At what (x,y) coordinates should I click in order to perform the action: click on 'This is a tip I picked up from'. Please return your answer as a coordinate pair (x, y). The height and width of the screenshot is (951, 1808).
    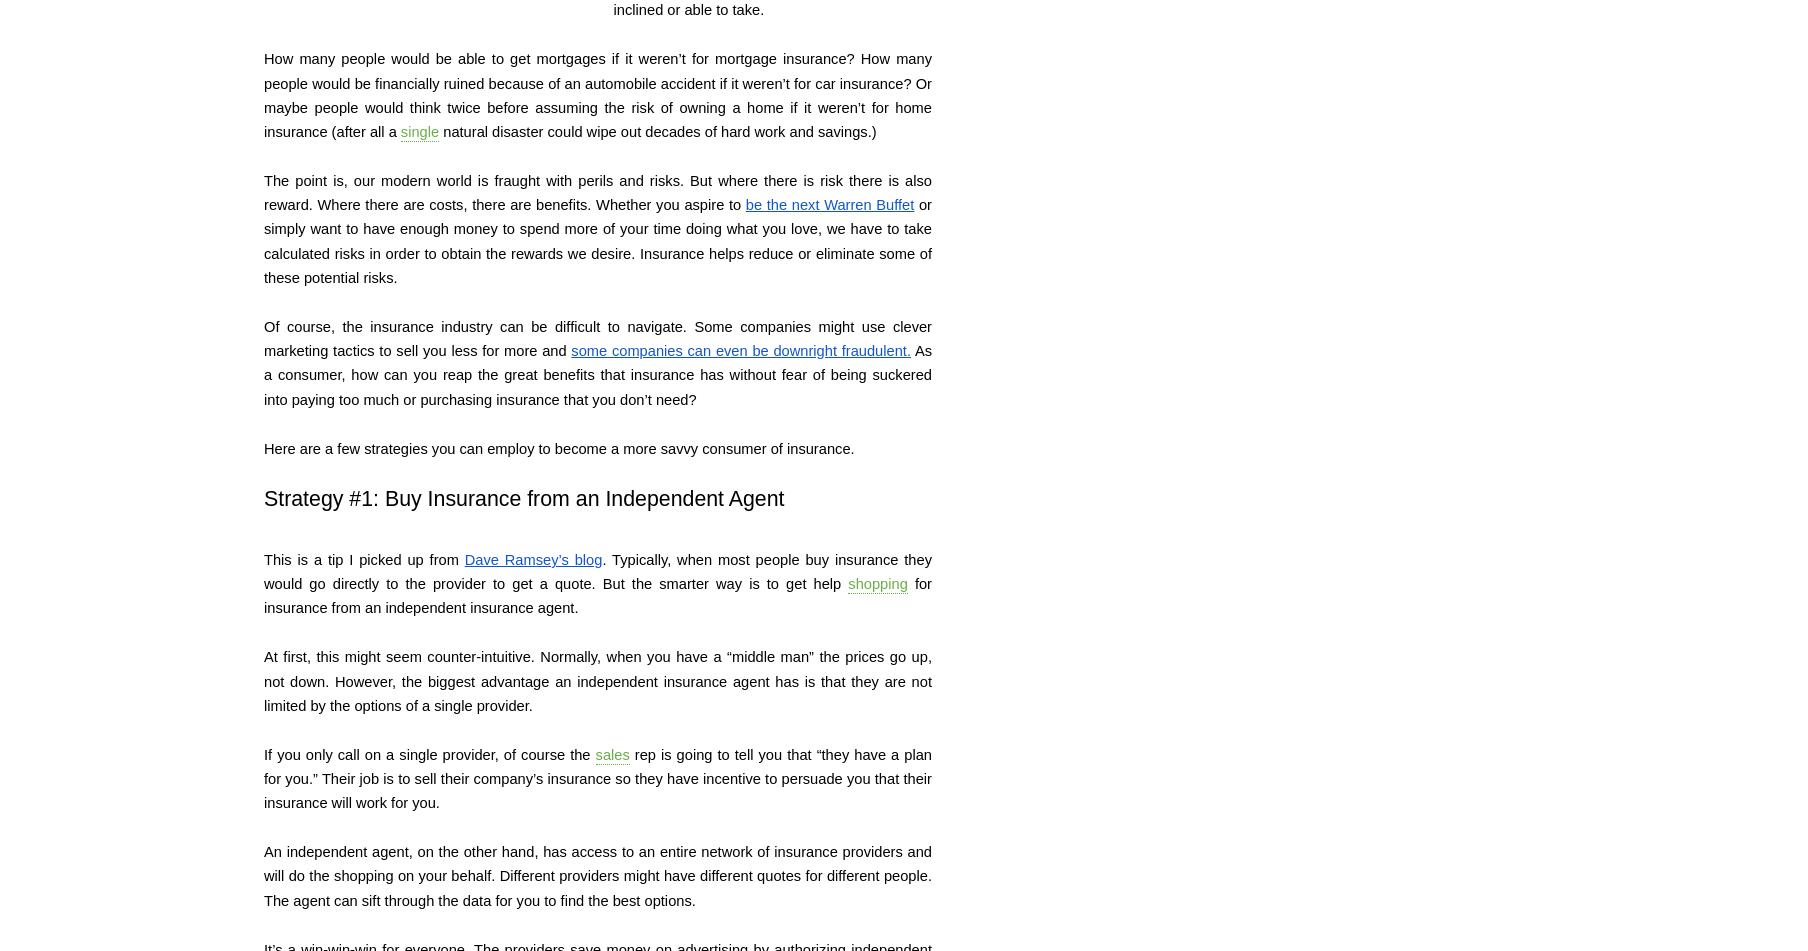
    Looking at the image, I should click on (363, 557).